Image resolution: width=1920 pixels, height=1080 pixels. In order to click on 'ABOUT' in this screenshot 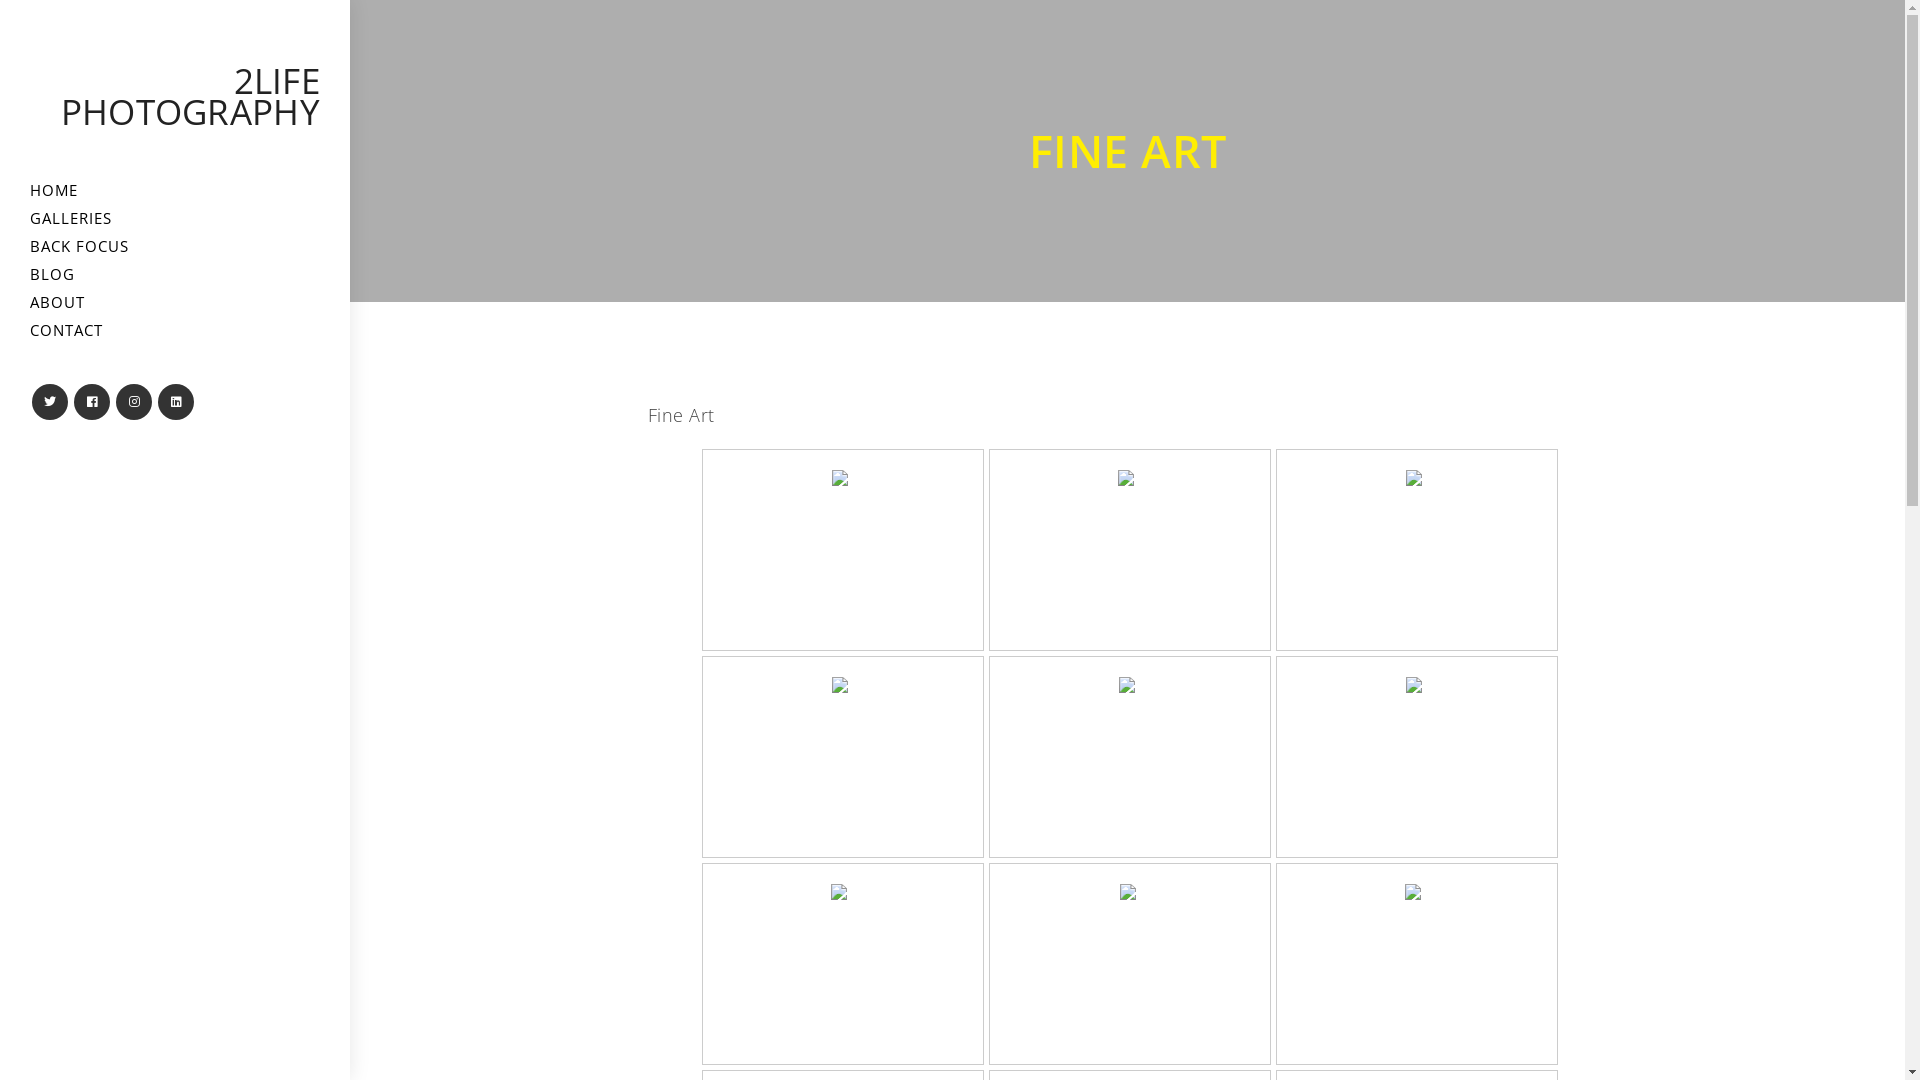, I will do `click(174, 302)`.